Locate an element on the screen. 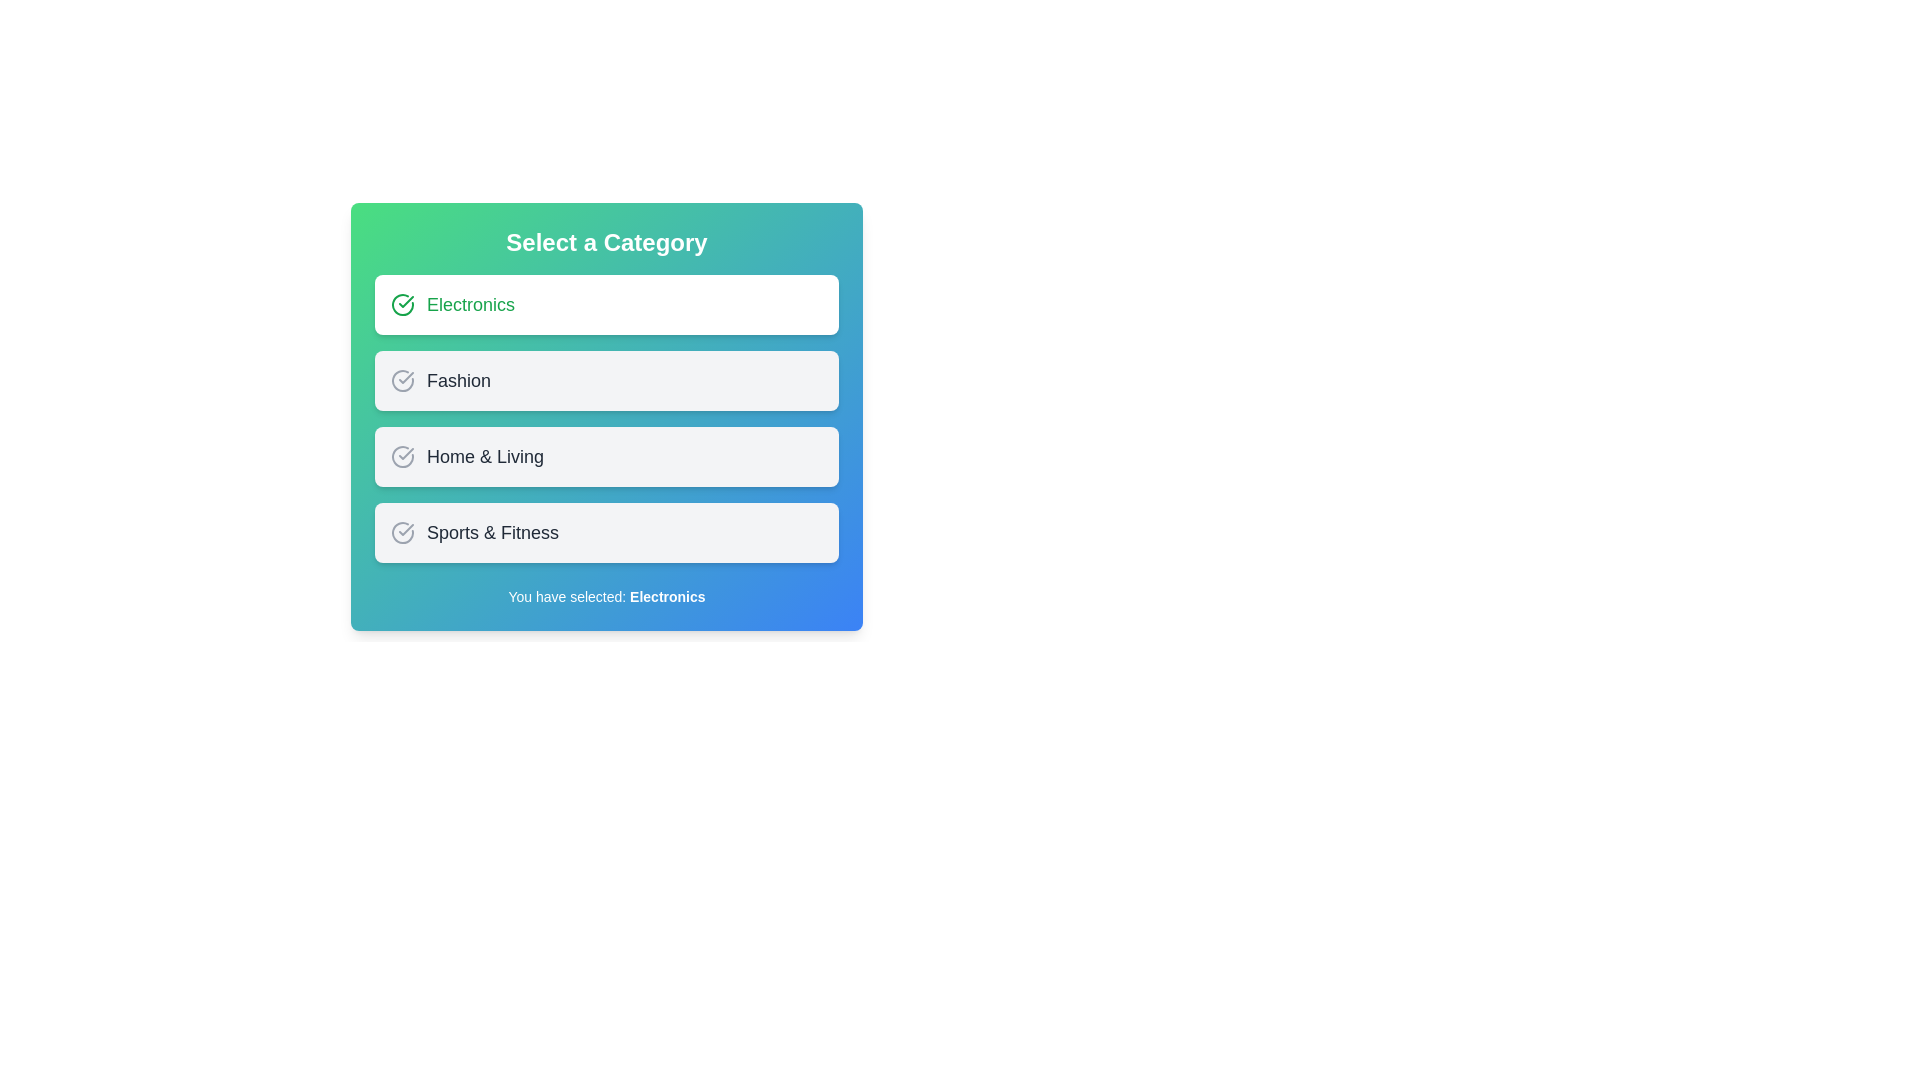  the Checkmark icon within the SVG graphic located in the upper left section of the 'Electronics' category list item is located at coordinates (405, 454).